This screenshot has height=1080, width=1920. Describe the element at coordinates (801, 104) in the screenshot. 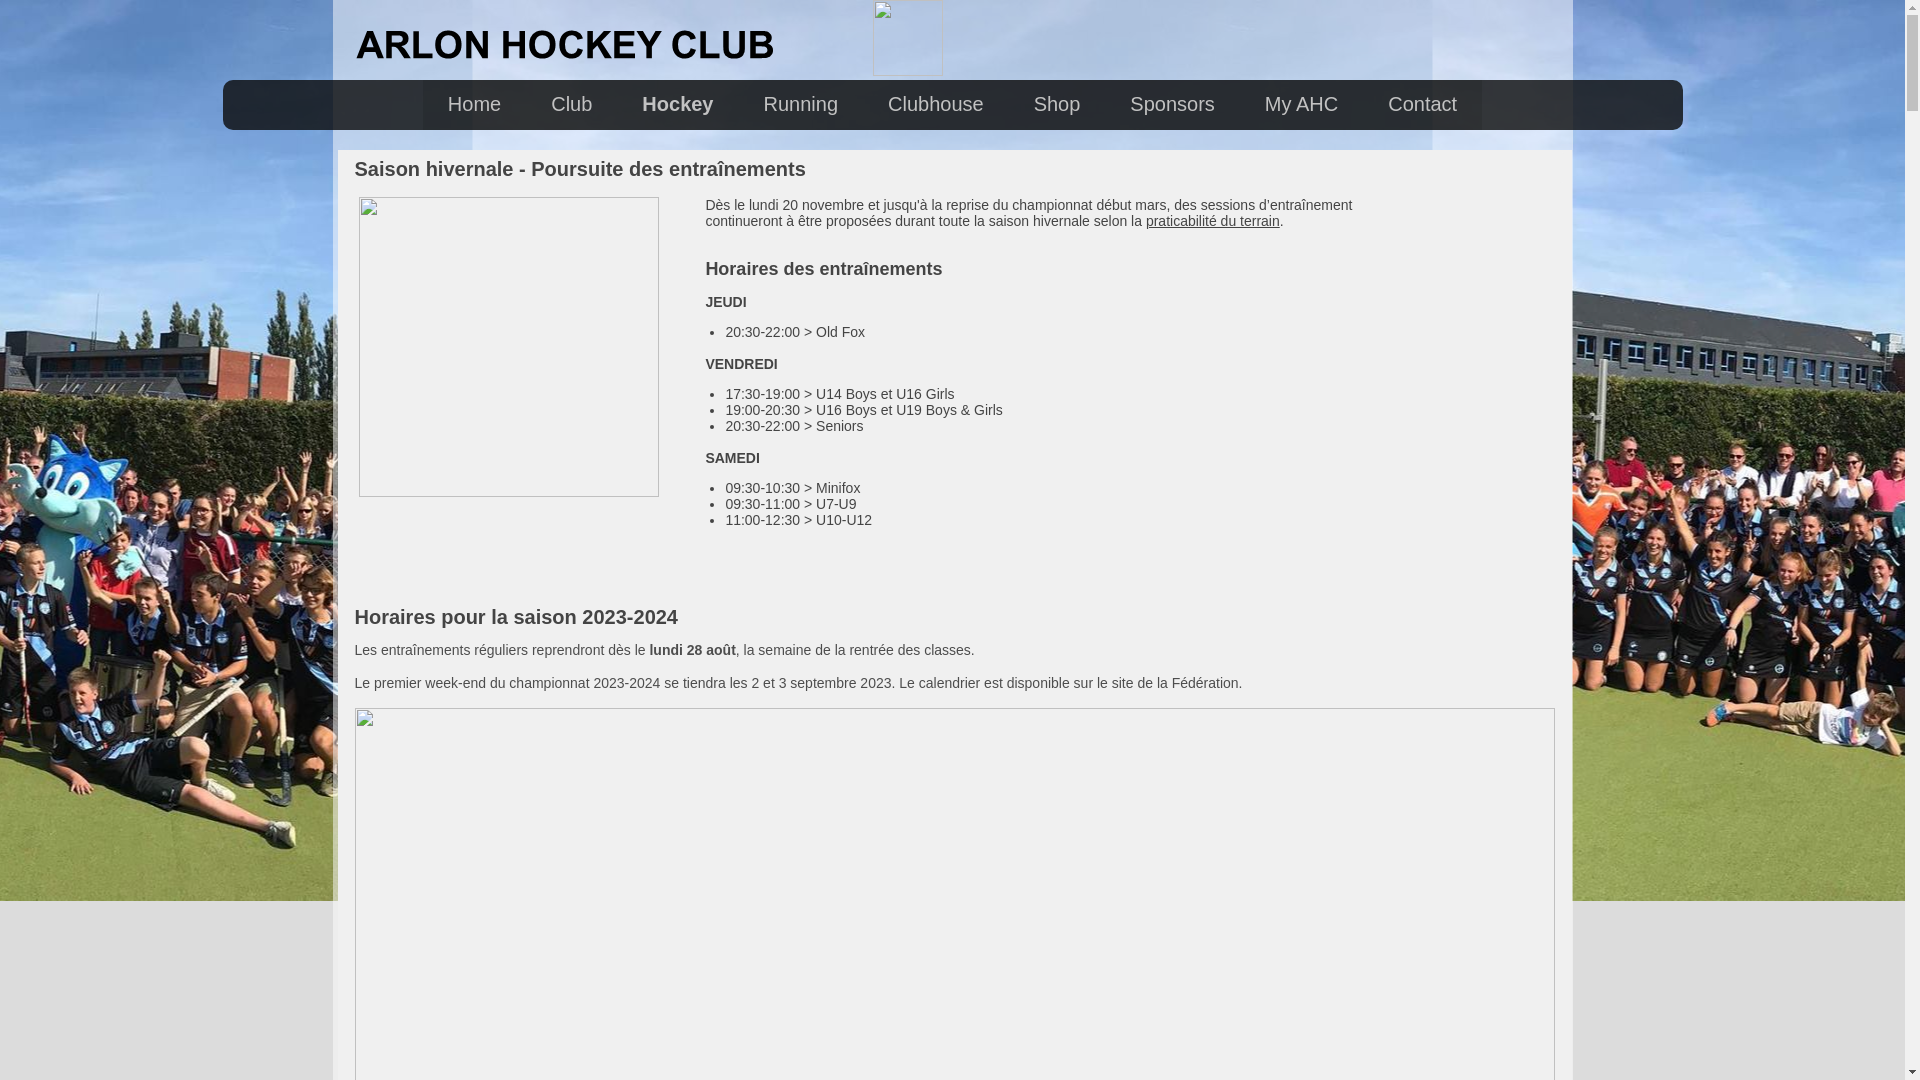

I see `'Running'` at that location.